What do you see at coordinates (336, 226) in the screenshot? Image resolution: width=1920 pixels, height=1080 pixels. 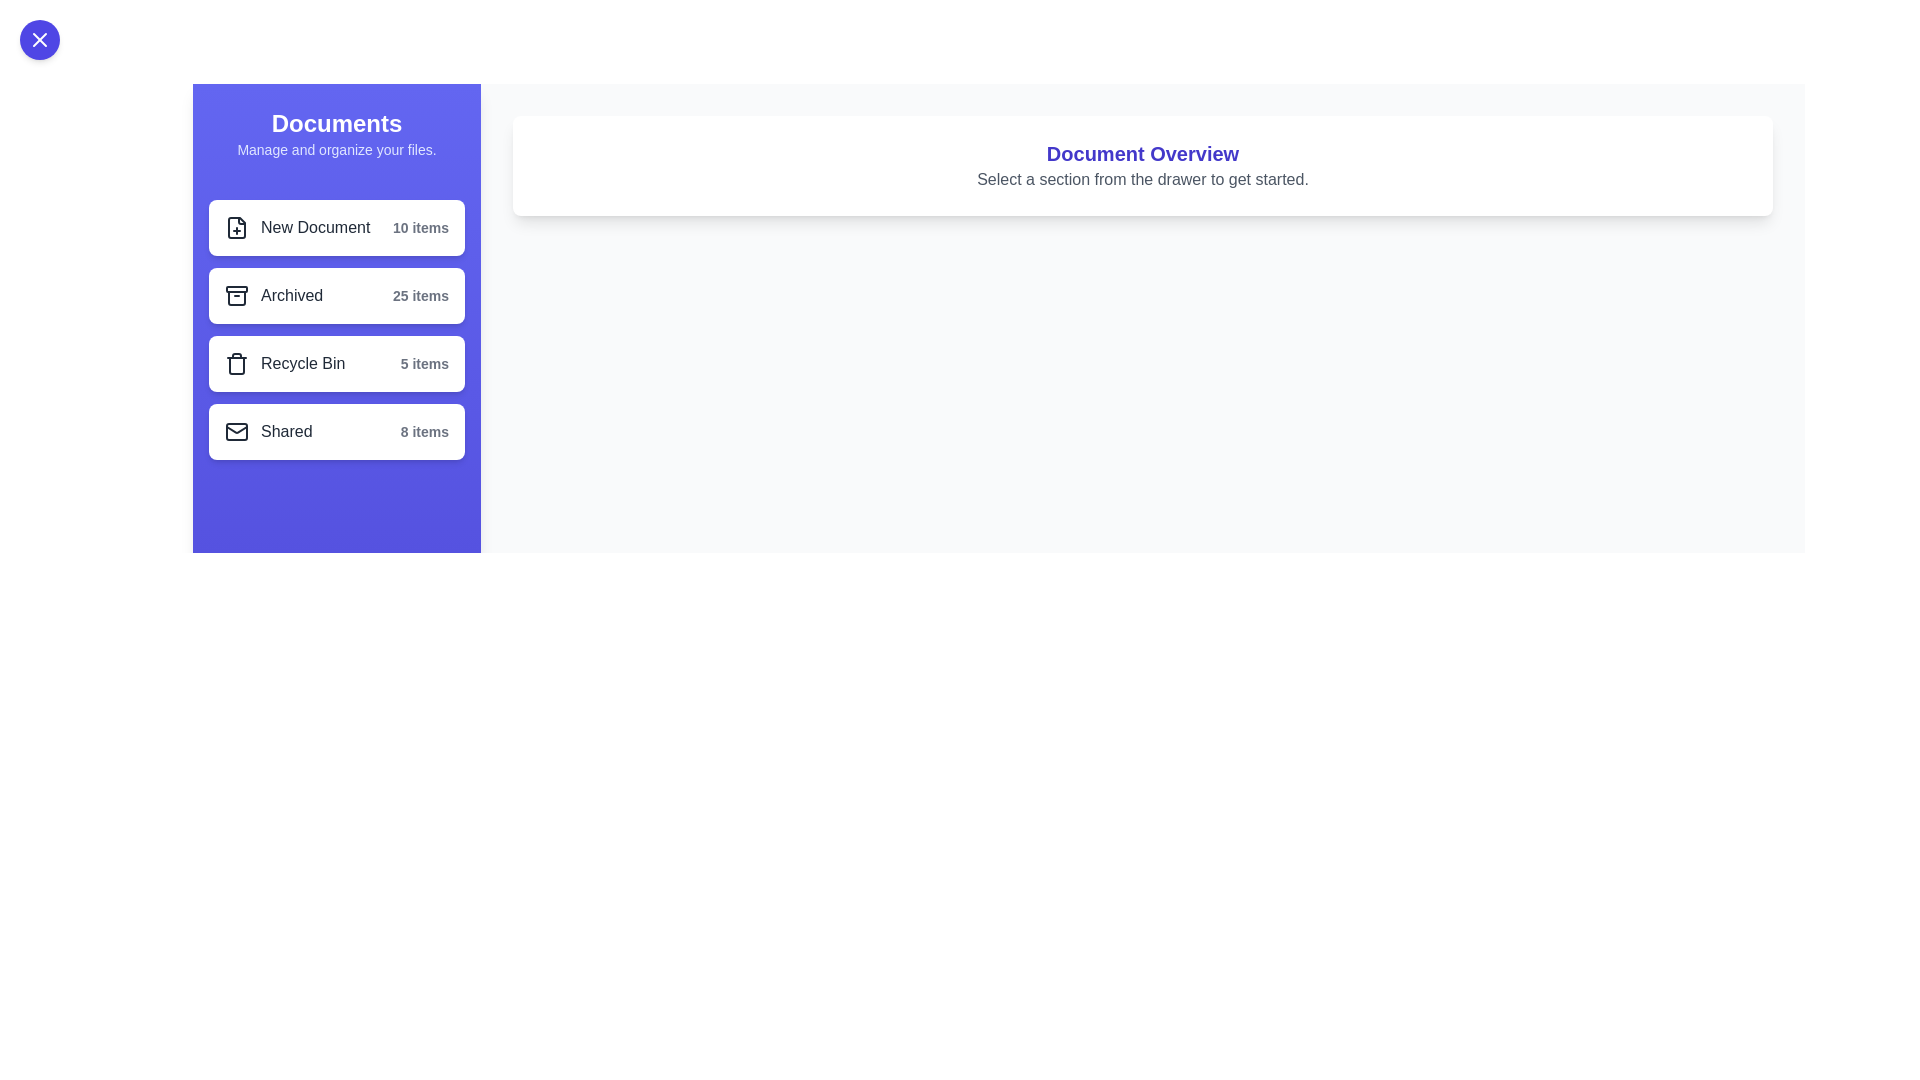 I see `the section labeled New Document in the drawer` at bounding box center [336, 226].